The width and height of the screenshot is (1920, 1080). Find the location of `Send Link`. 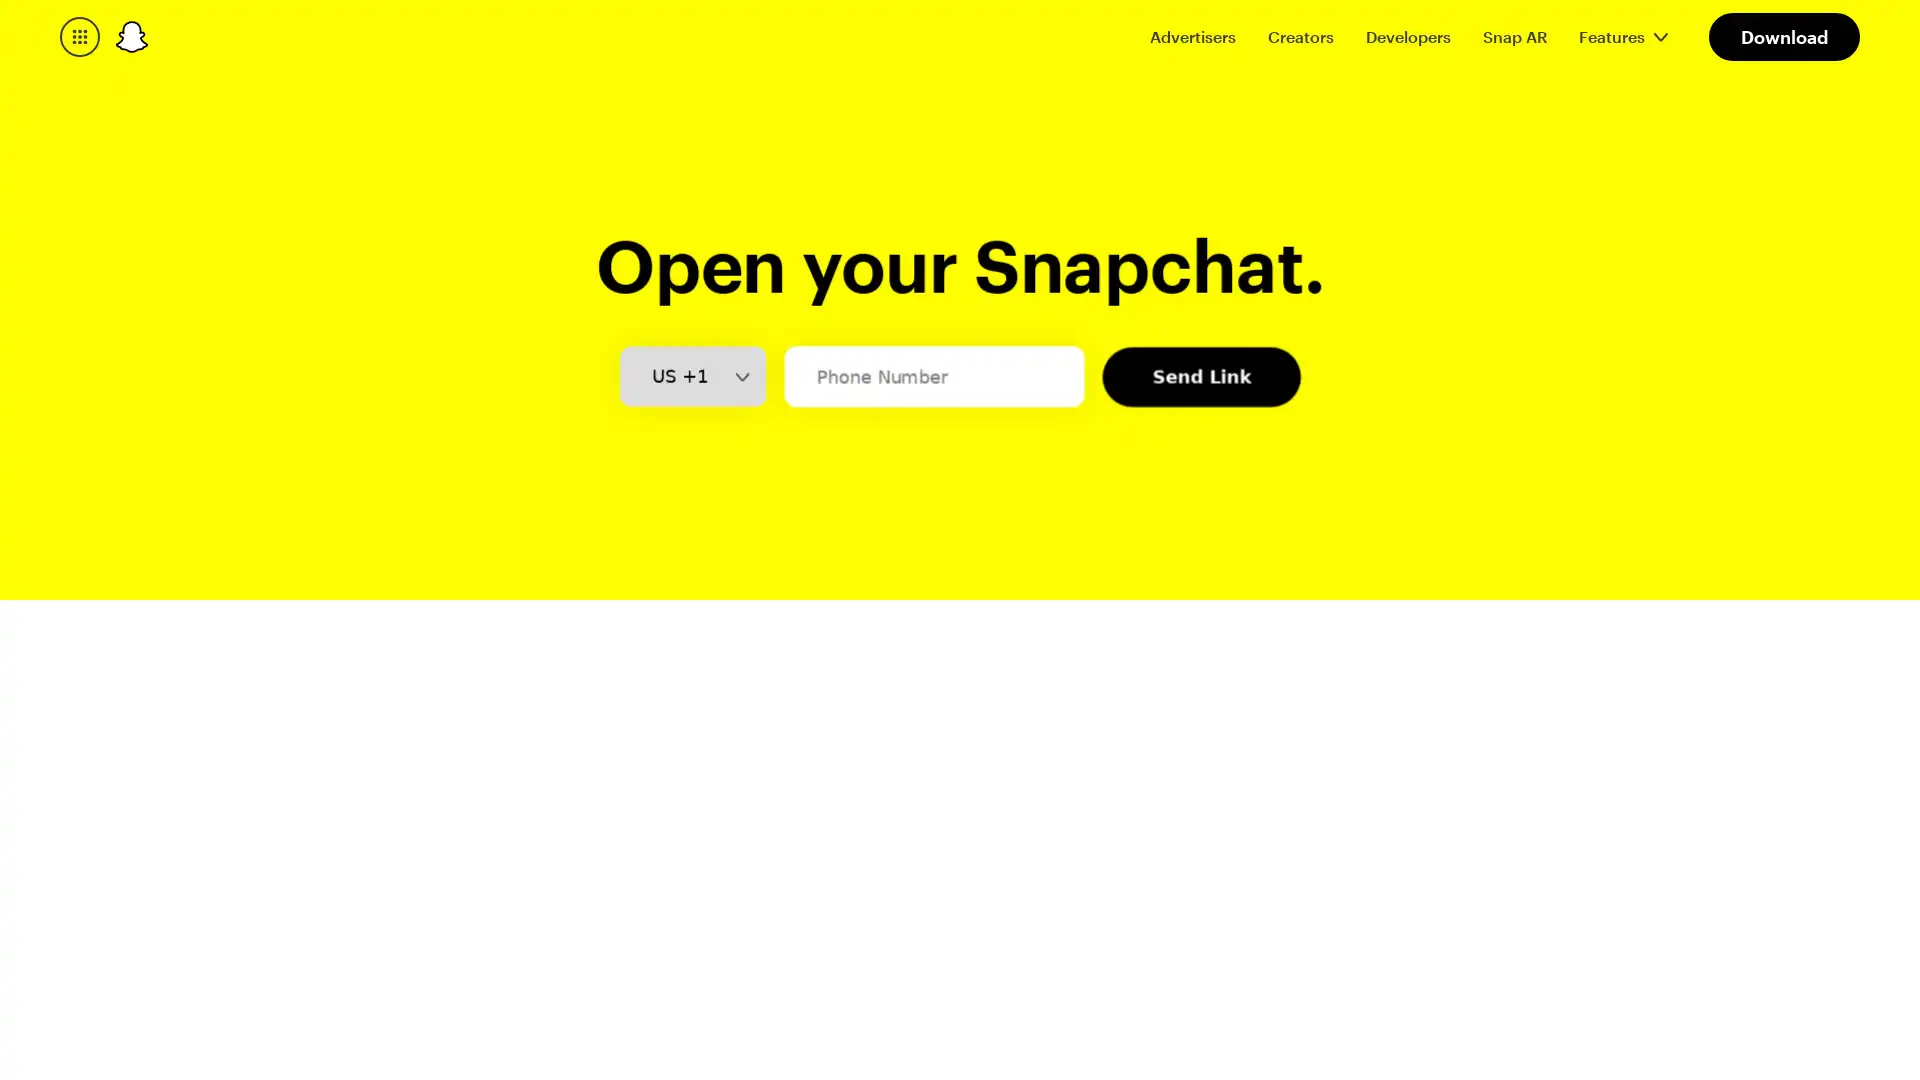

Send Link is located at coordinates (1200, 515).